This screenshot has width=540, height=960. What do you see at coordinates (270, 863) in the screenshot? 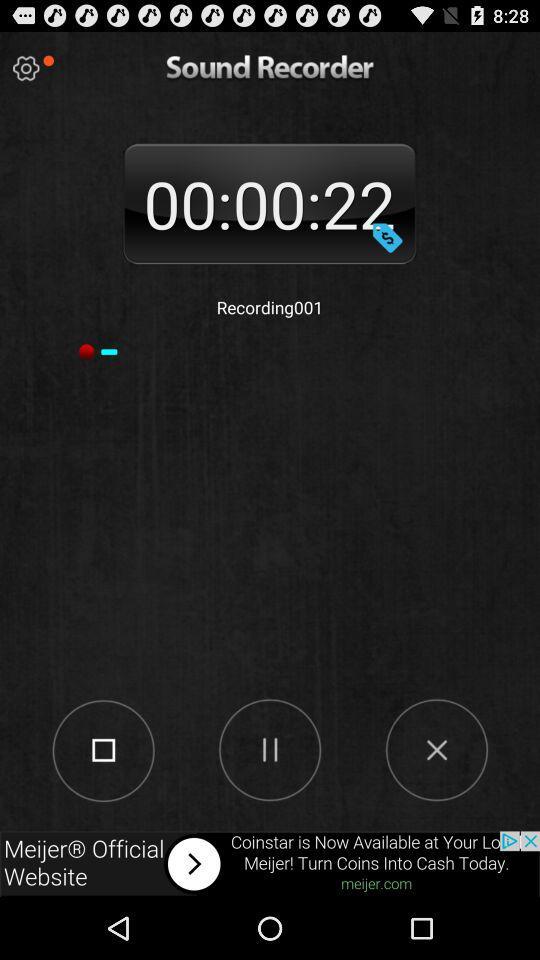
I see `go next` at bounding box center [270, 863].